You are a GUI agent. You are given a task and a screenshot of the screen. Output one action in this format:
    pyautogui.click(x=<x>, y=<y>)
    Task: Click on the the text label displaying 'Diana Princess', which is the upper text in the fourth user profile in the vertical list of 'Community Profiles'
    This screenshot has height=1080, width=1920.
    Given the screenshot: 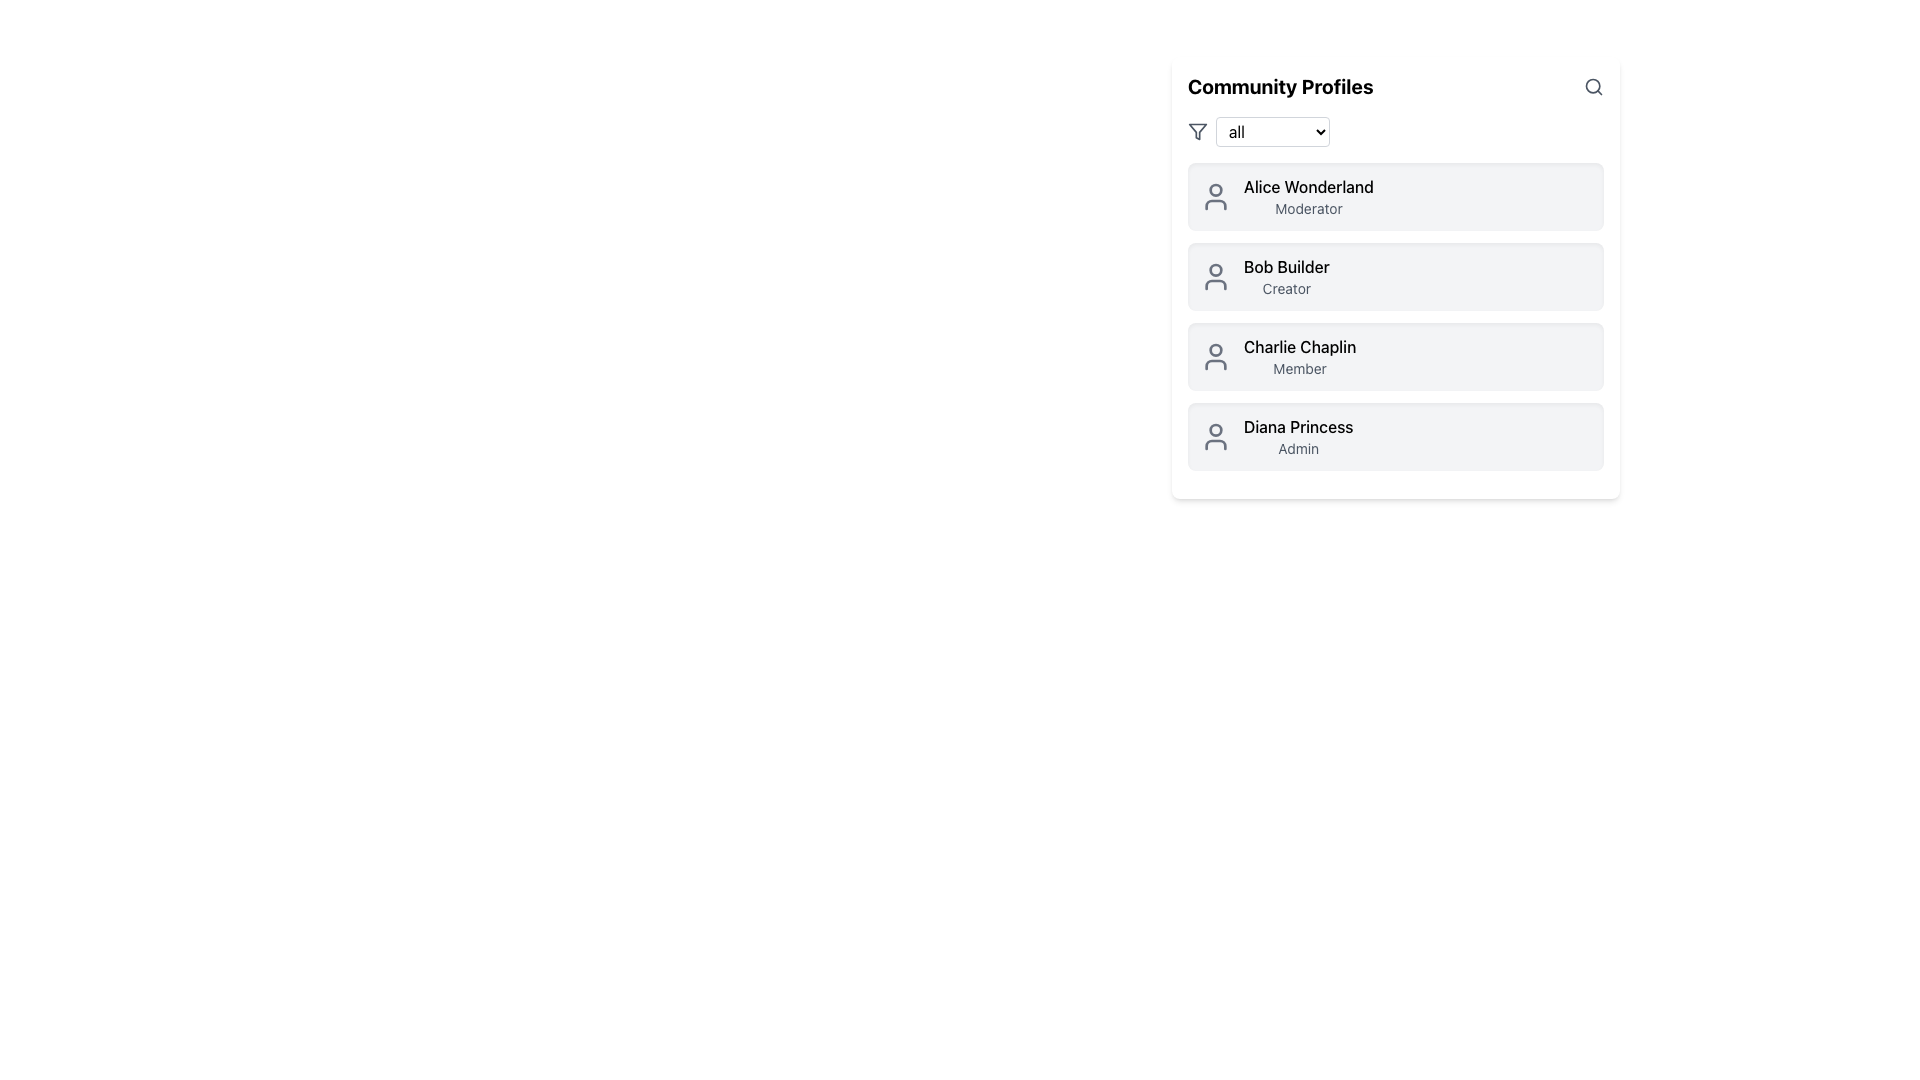 What is the action you would take?
    pyautogui.click(x=1298, y=426)
    